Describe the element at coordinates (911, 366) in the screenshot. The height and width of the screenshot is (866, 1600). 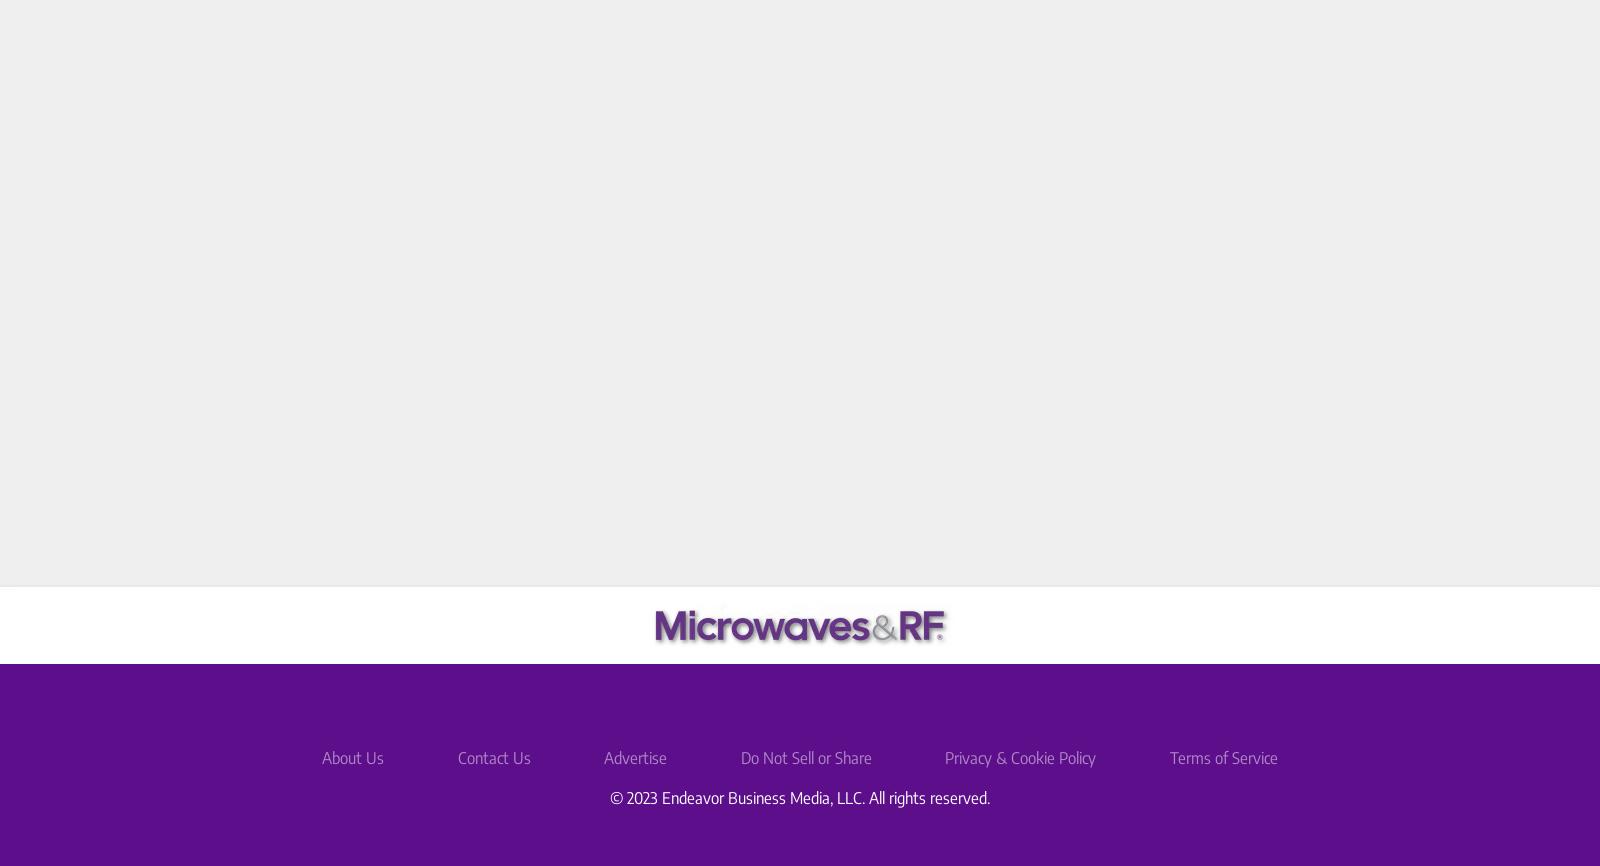
I see `'Simulation Model Considerations: Part I'` at that location.